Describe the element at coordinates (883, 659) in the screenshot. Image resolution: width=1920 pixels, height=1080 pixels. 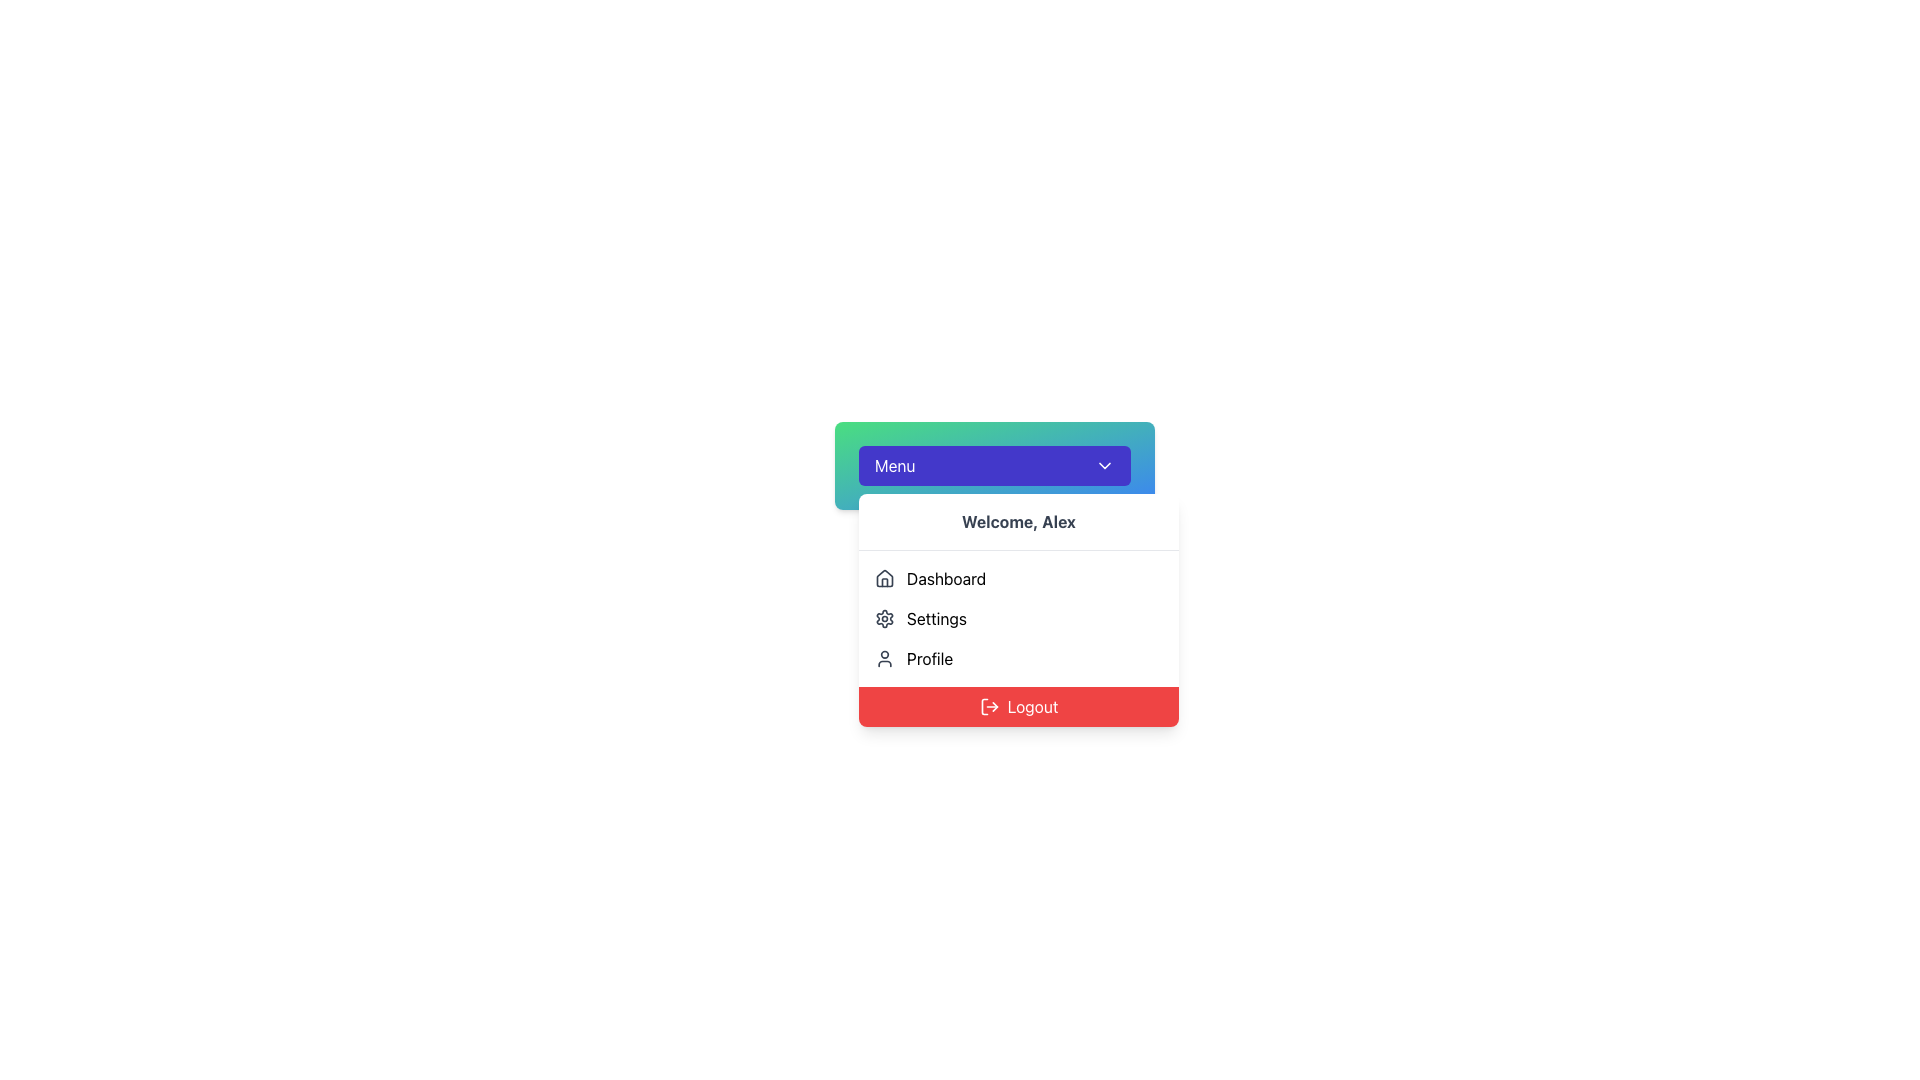
I see `the user silhouette SVG icon located to the left of the 'Profile' text in the dropdown menu` at that location.